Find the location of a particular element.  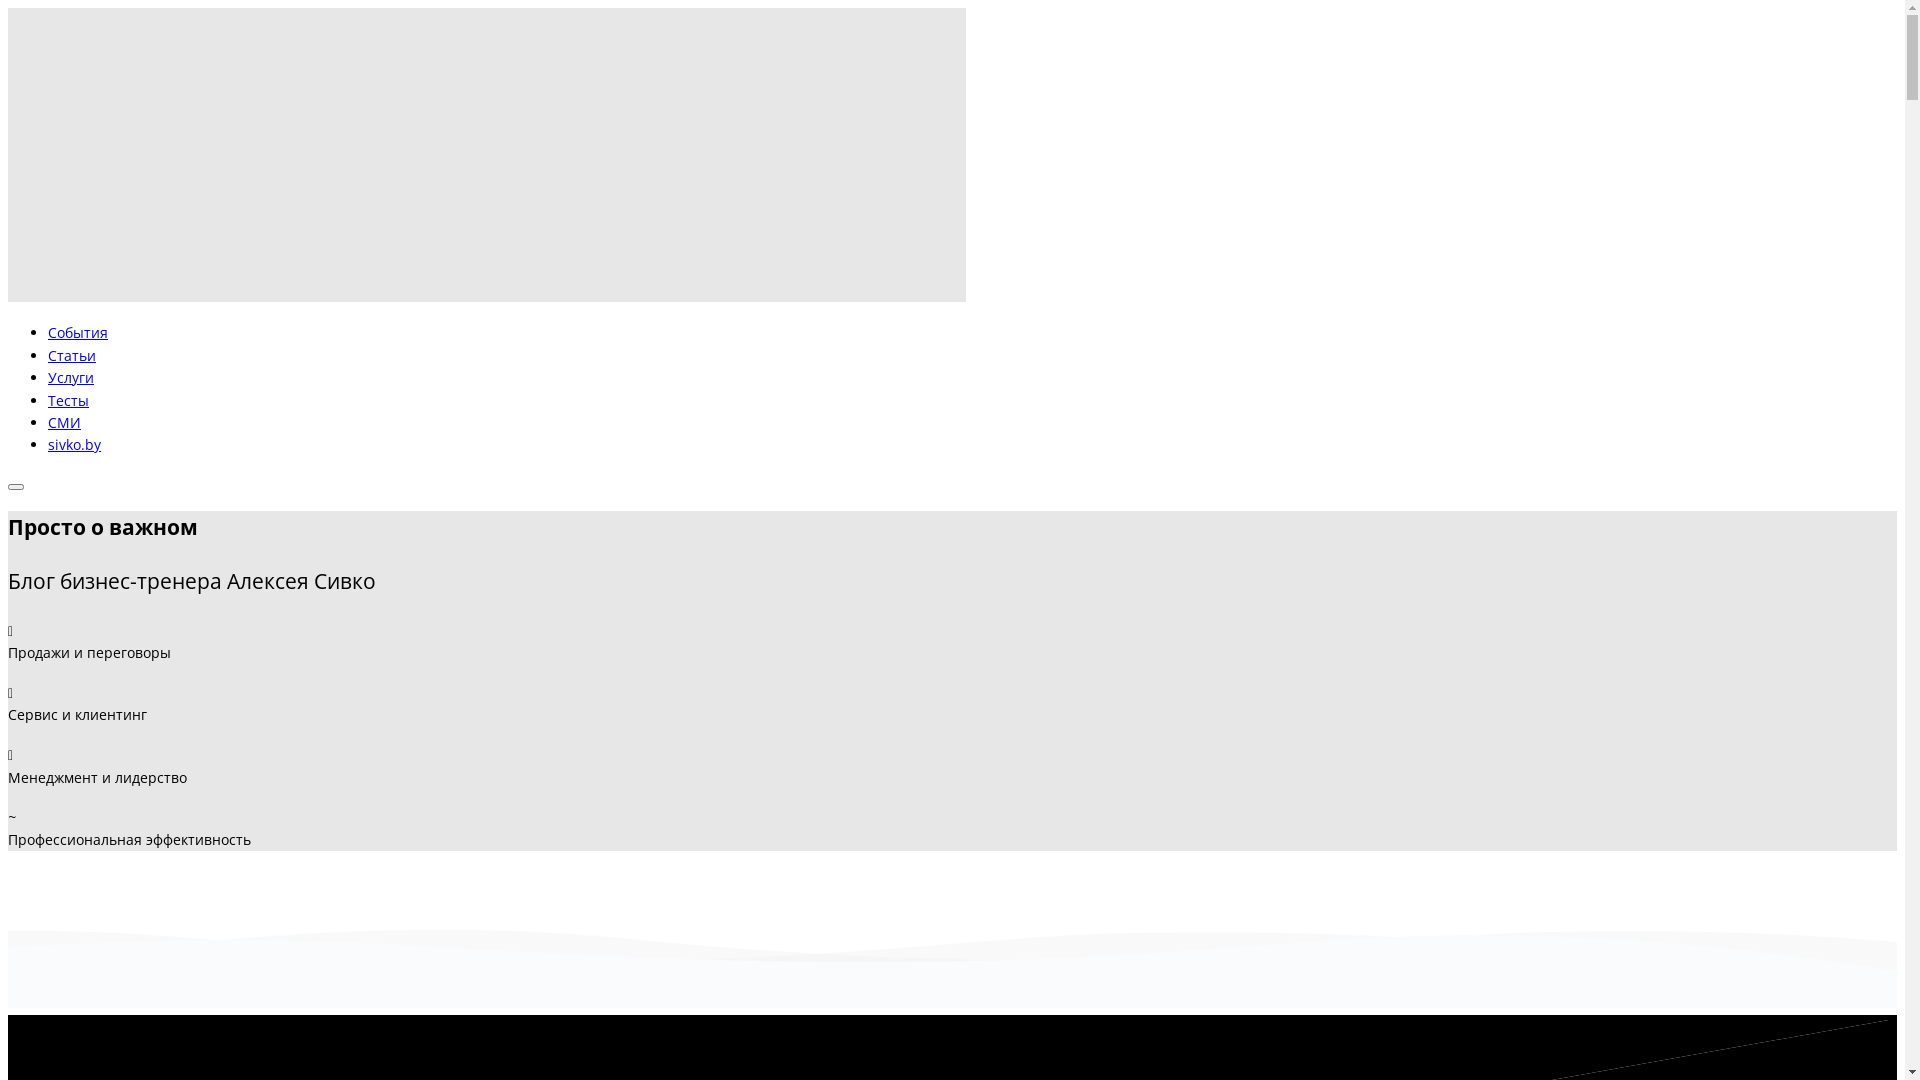

'sivko.by' is located at coordinates (74, 443).